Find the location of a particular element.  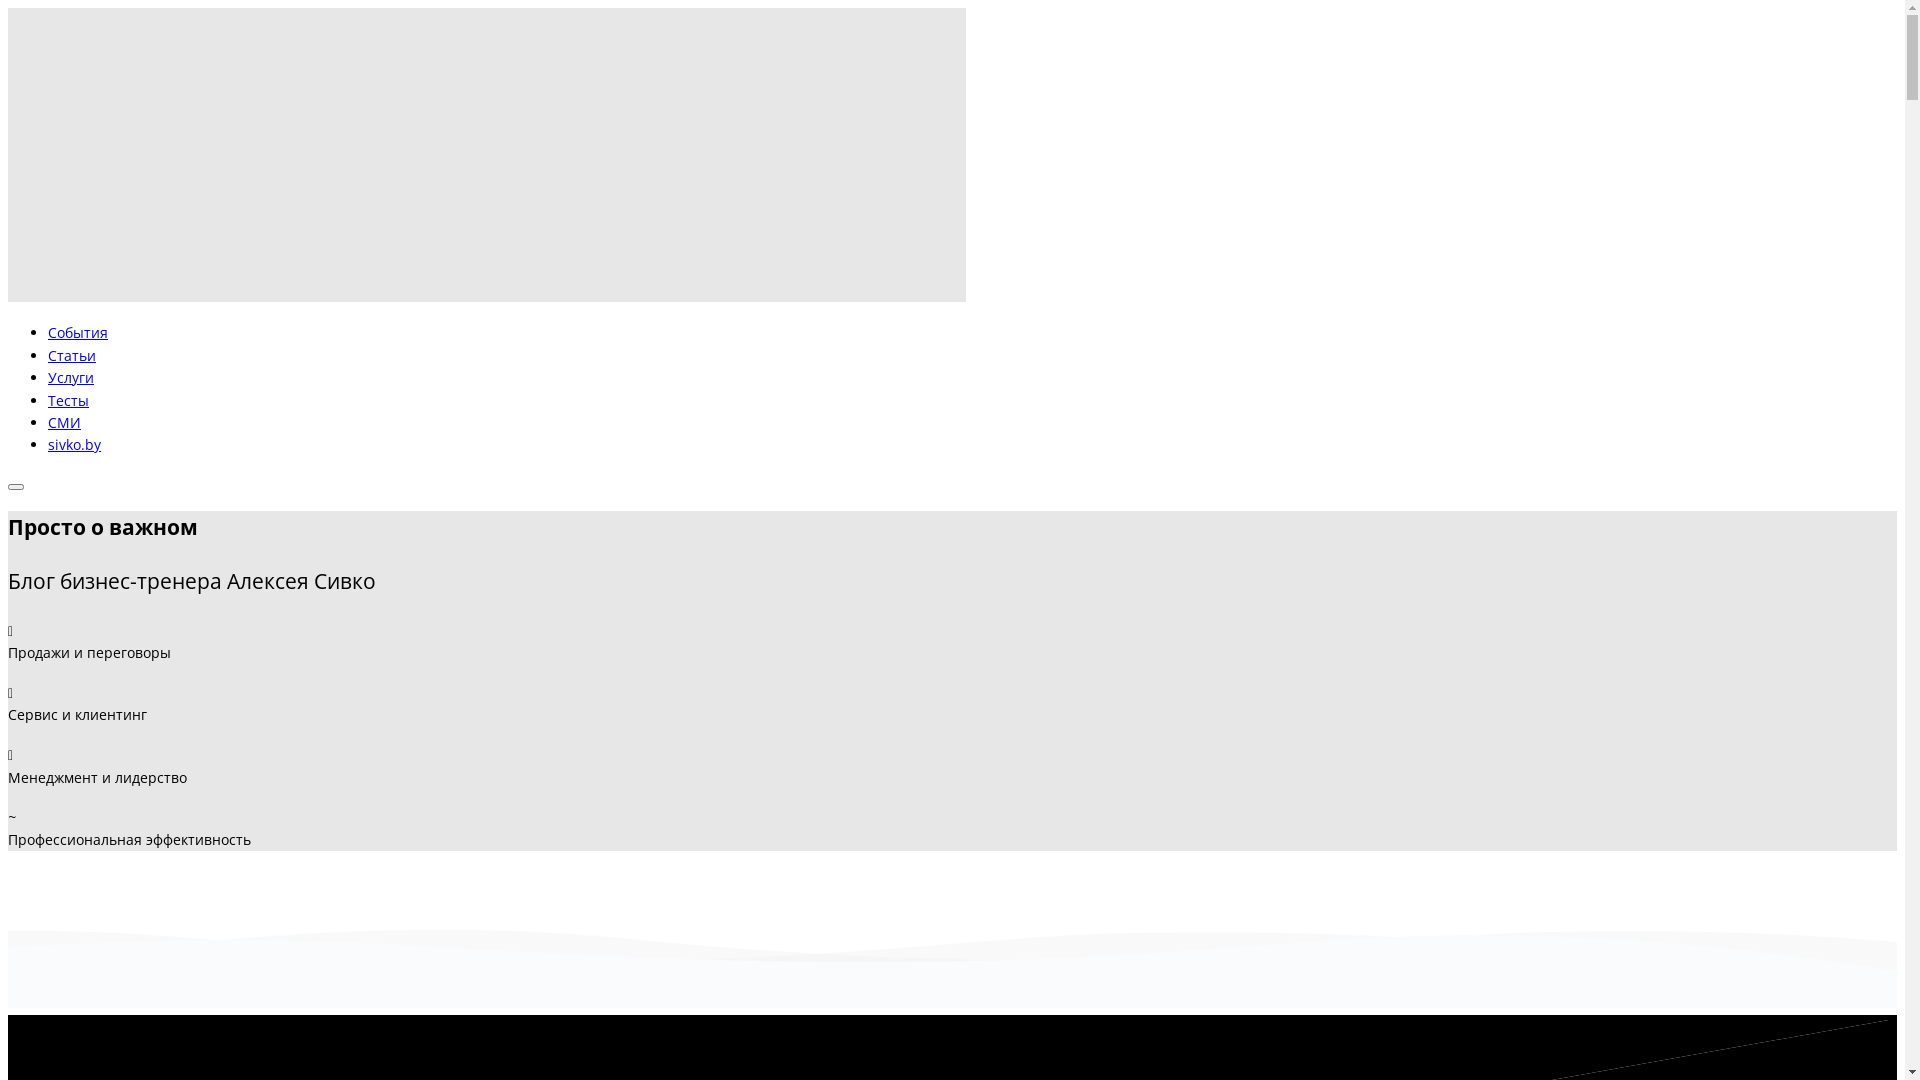

'sivko.by' is located at coordinates (74, 443).